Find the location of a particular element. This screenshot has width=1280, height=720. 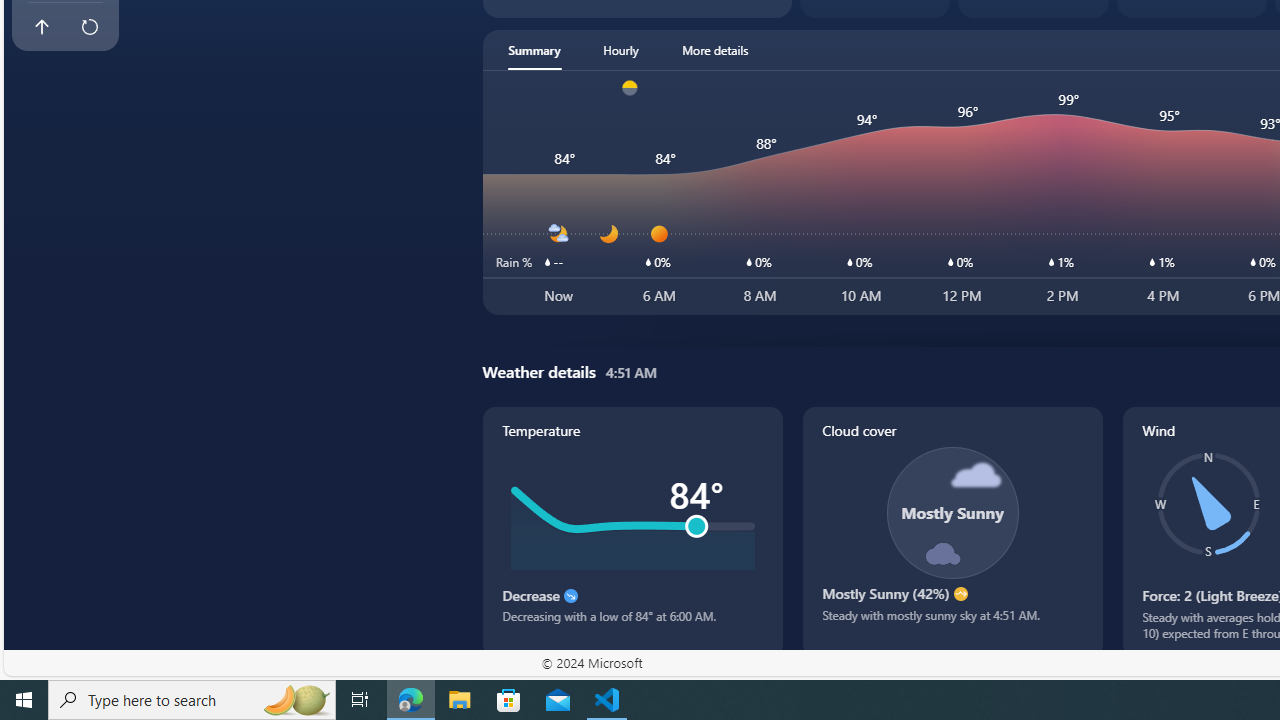

'Refresh this page' is located at coordinates (88, 27).